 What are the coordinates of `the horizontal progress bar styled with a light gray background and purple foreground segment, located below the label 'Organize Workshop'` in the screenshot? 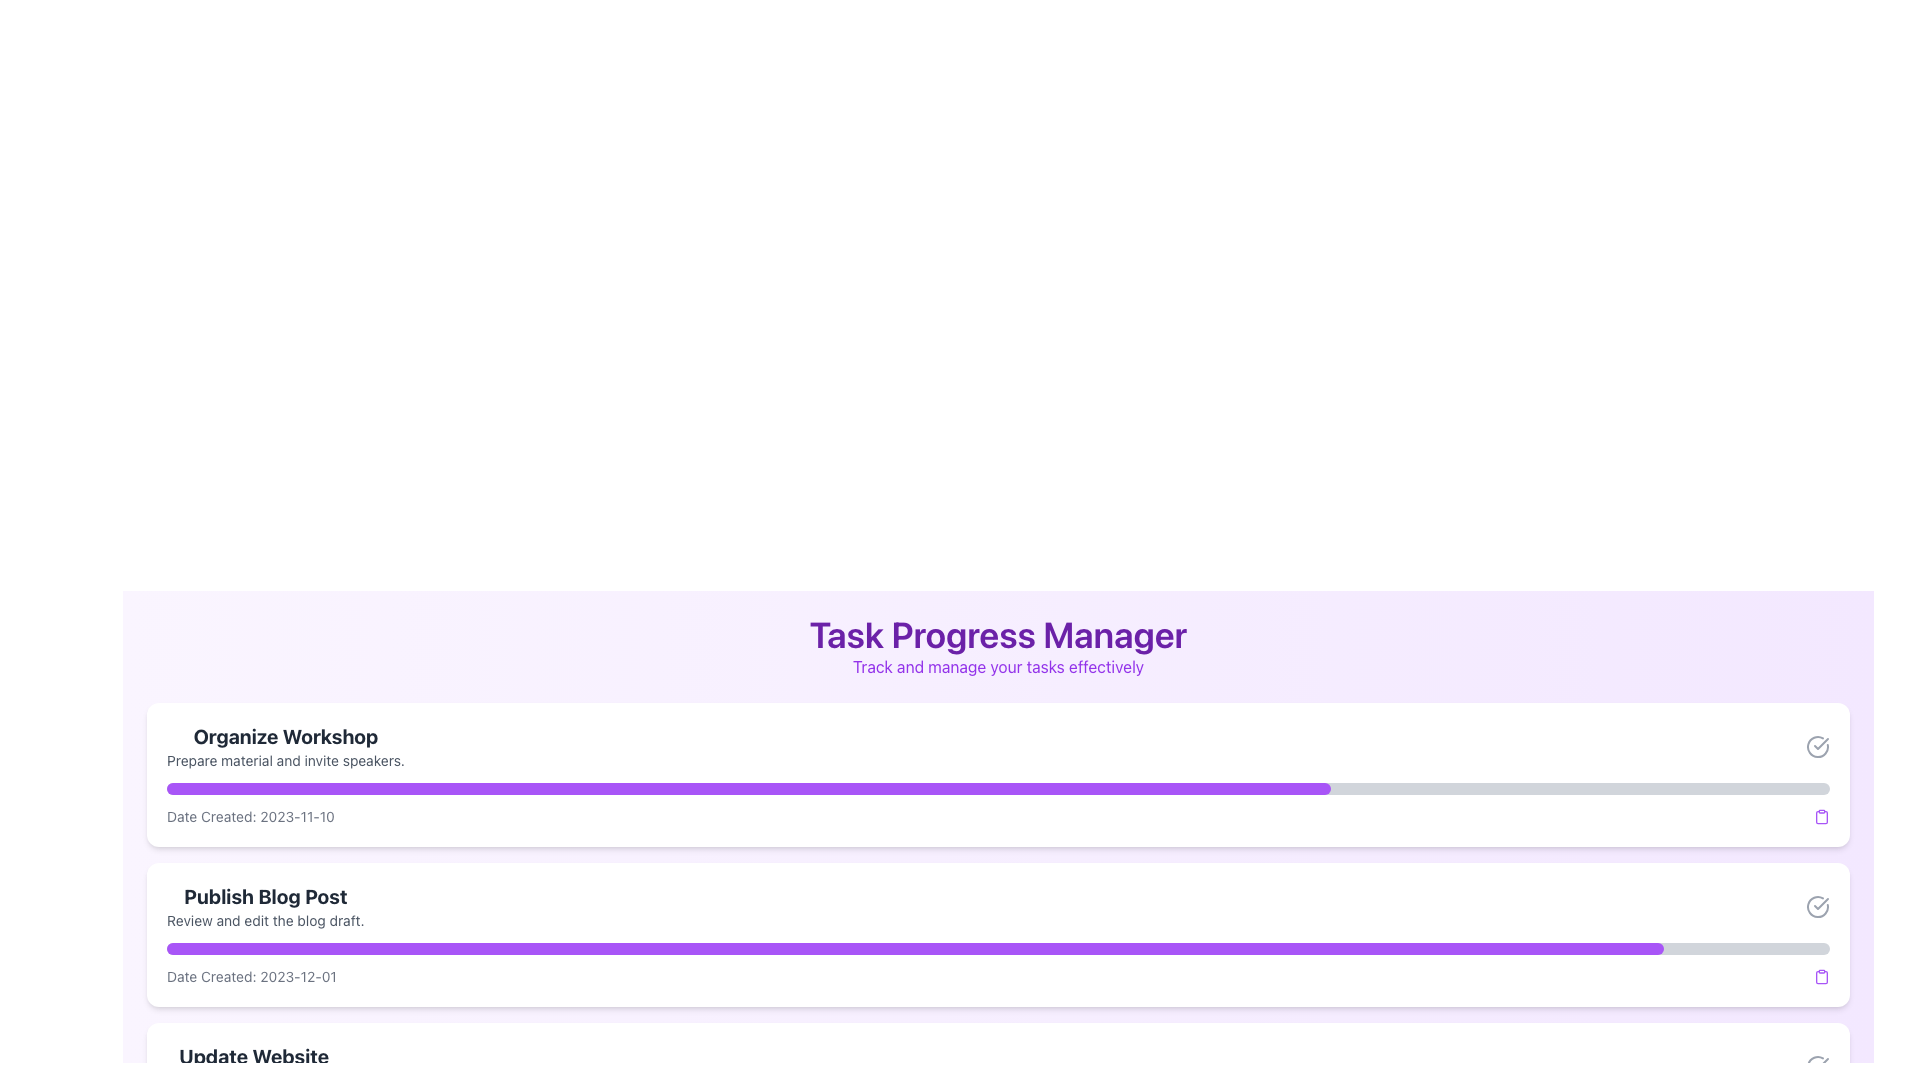 It's located at (998, 788).